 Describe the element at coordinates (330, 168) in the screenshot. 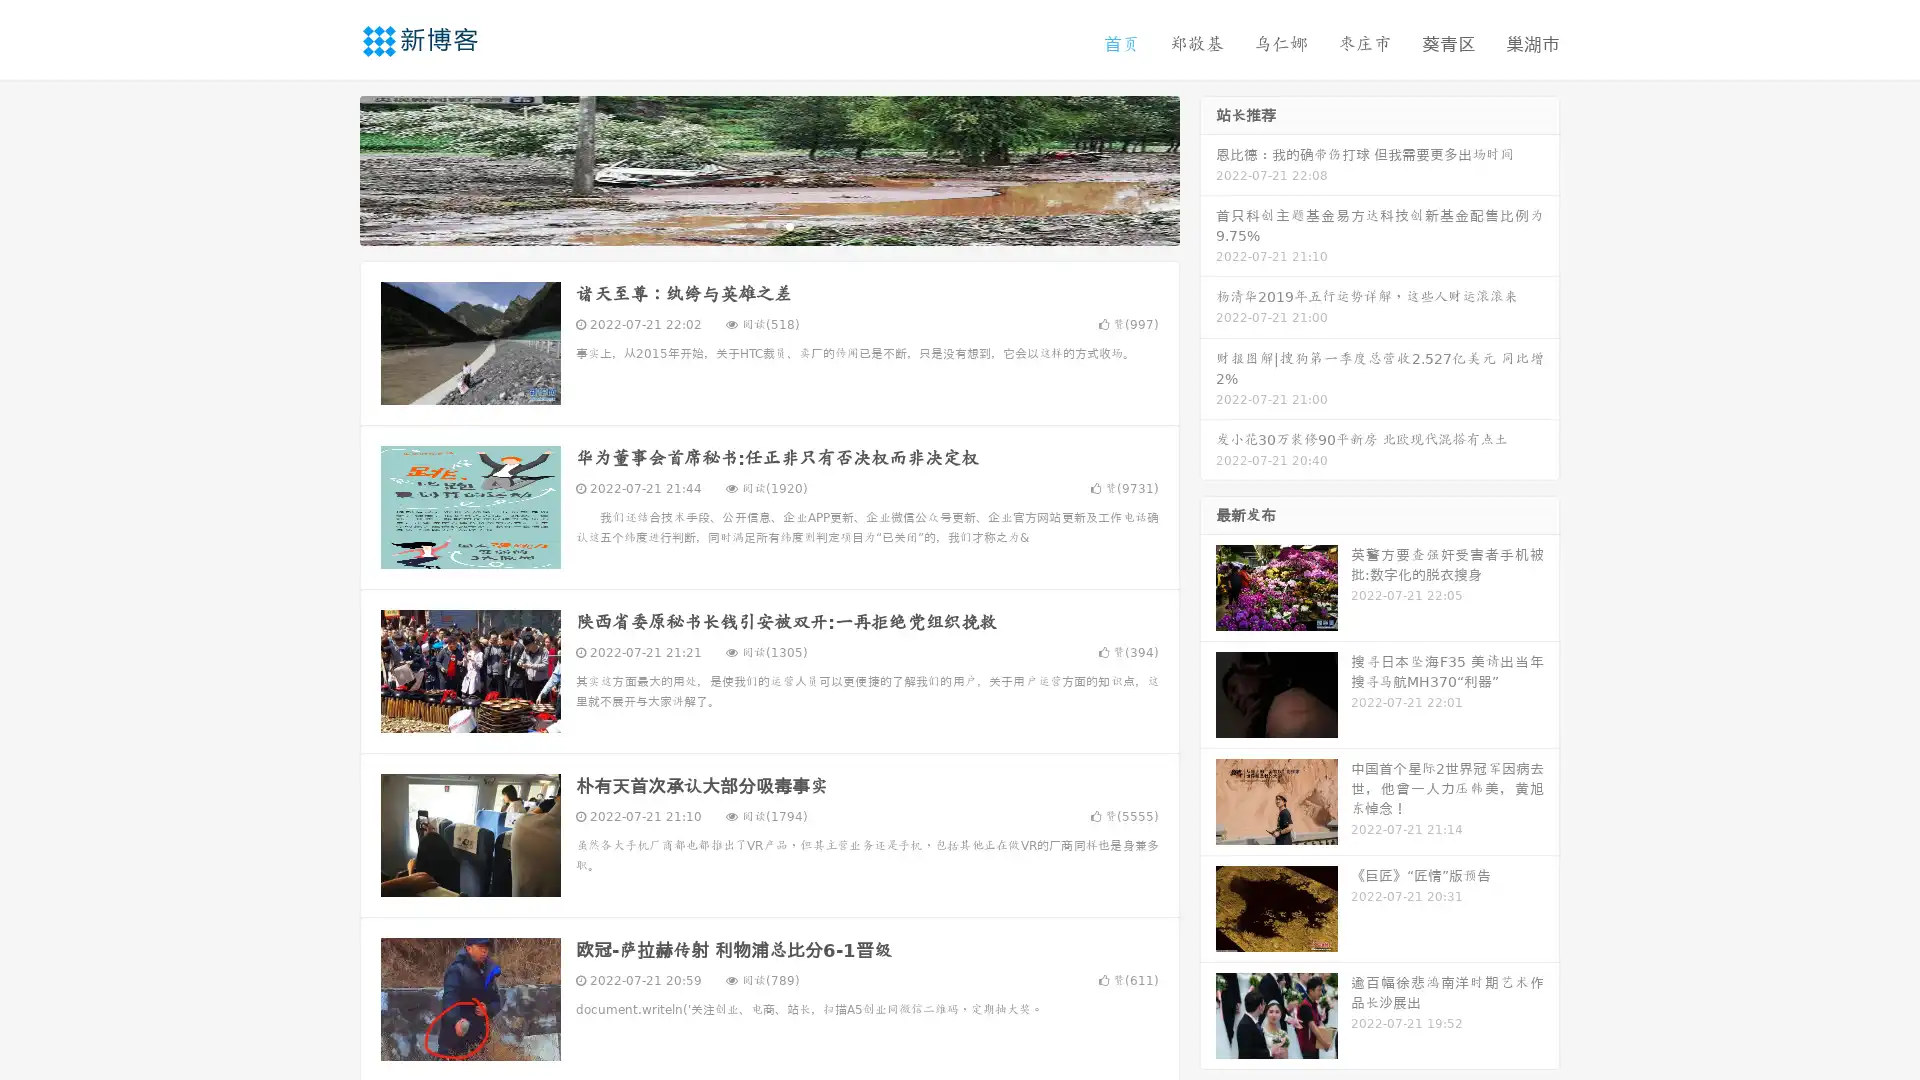

I see `Previous slide` at that location.